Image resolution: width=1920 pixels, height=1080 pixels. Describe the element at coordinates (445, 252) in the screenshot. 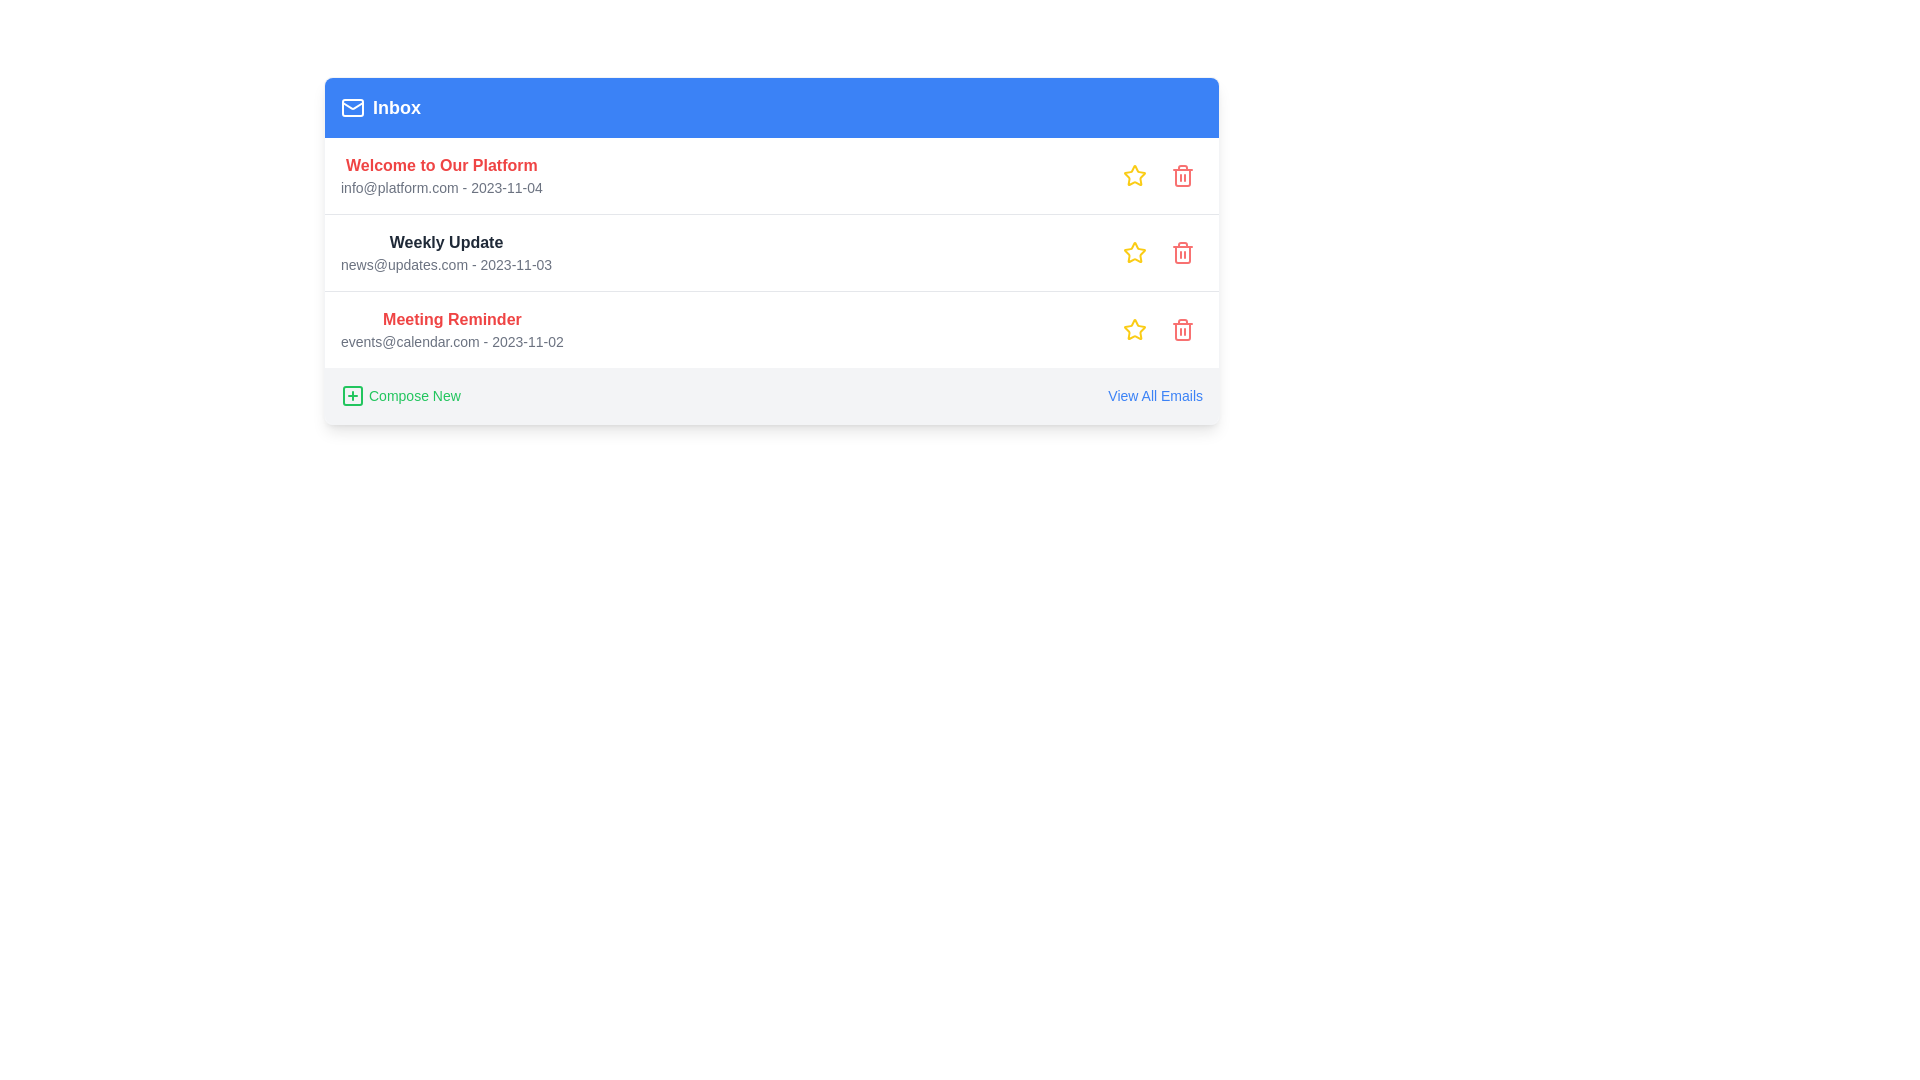

I see `the Email Summary element which displays 'Weekly Update' in bold and 'news@updates.com - 2023-11-03' below it, located in the second position of the email list` at that location.